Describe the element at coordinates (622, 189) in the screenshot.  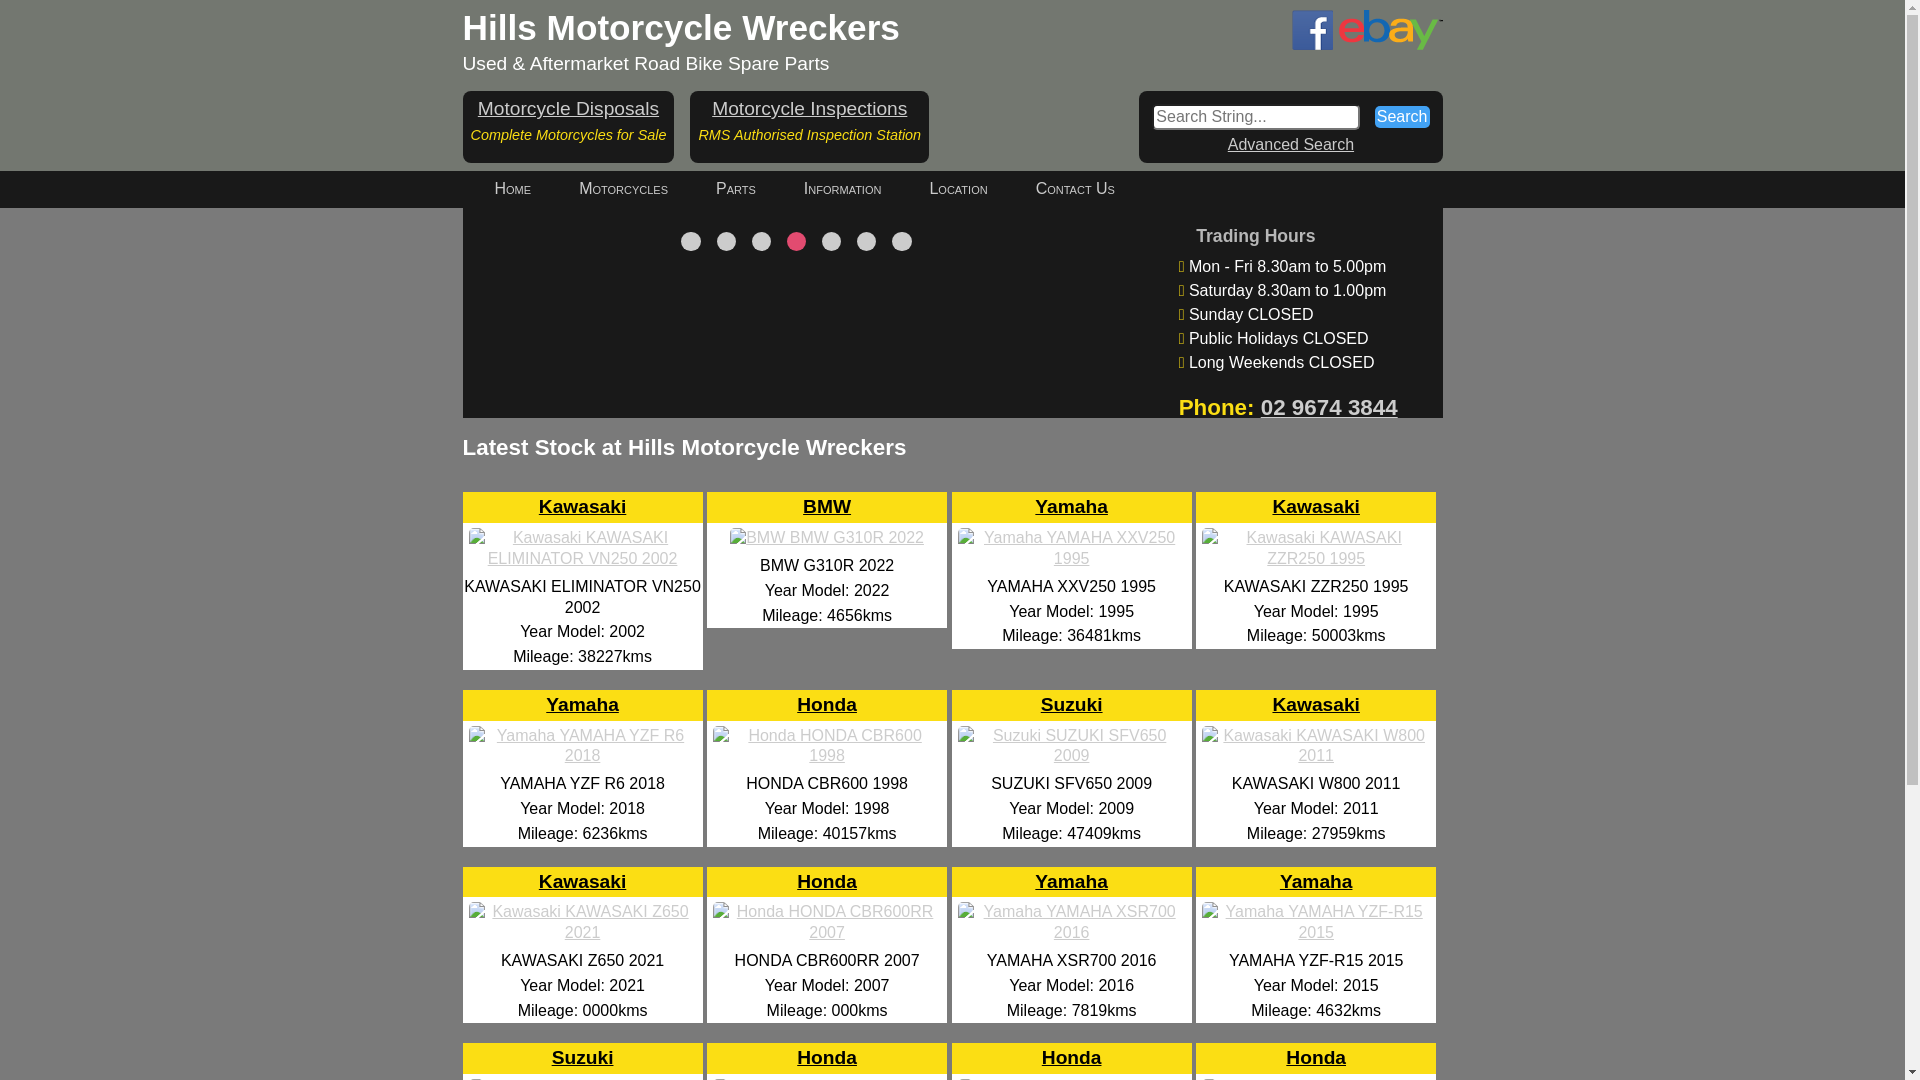
I see `'Motorcycles'` at that location.